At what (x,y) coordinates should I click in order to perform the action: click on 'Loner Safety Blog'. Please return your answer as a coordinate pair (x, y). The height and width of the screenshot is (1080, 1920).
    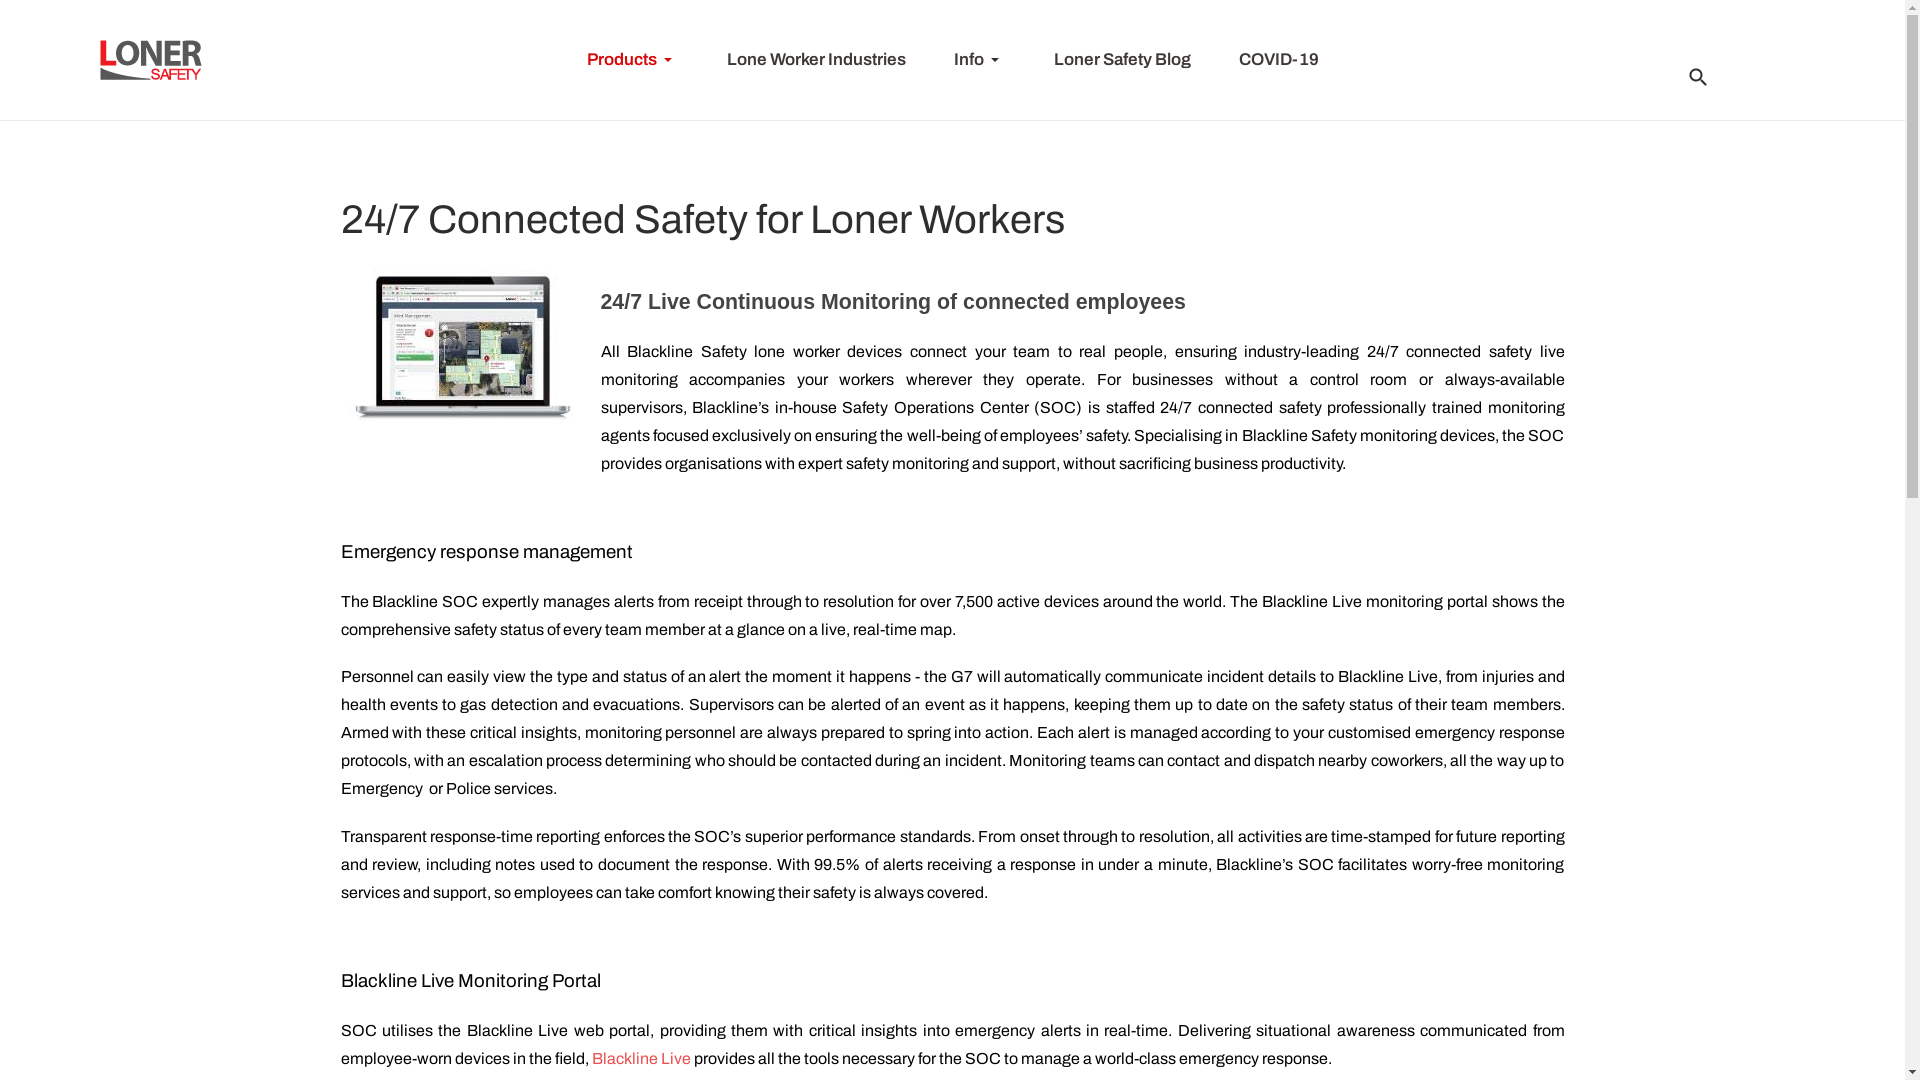
    Looking at the image, I should click on (1122, 59).